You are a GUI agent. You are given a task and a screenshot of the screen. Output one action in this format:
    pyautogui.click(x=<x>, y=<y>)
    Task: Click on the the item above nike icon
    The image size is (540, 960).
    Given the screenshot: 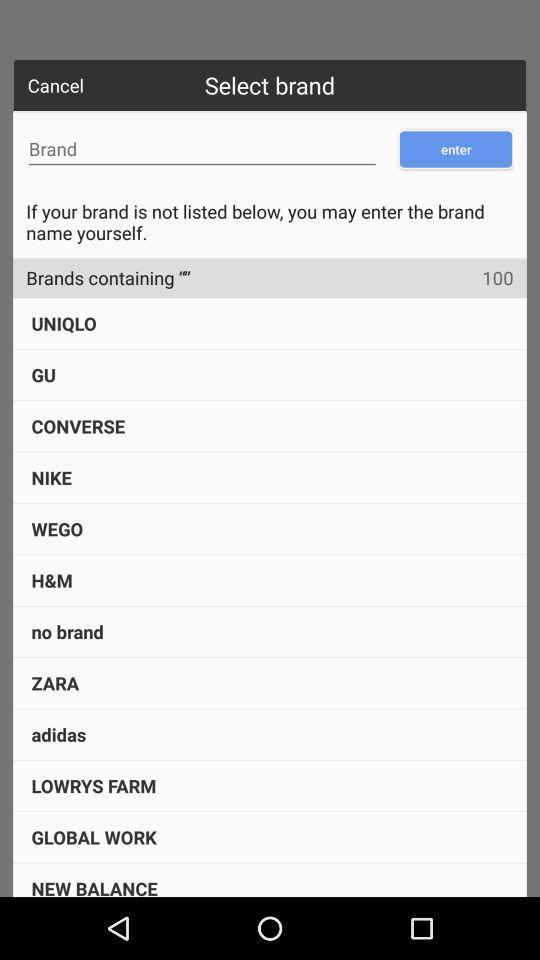 What is the action you would take?
    pyautogui.click(x=77, y=426)
    